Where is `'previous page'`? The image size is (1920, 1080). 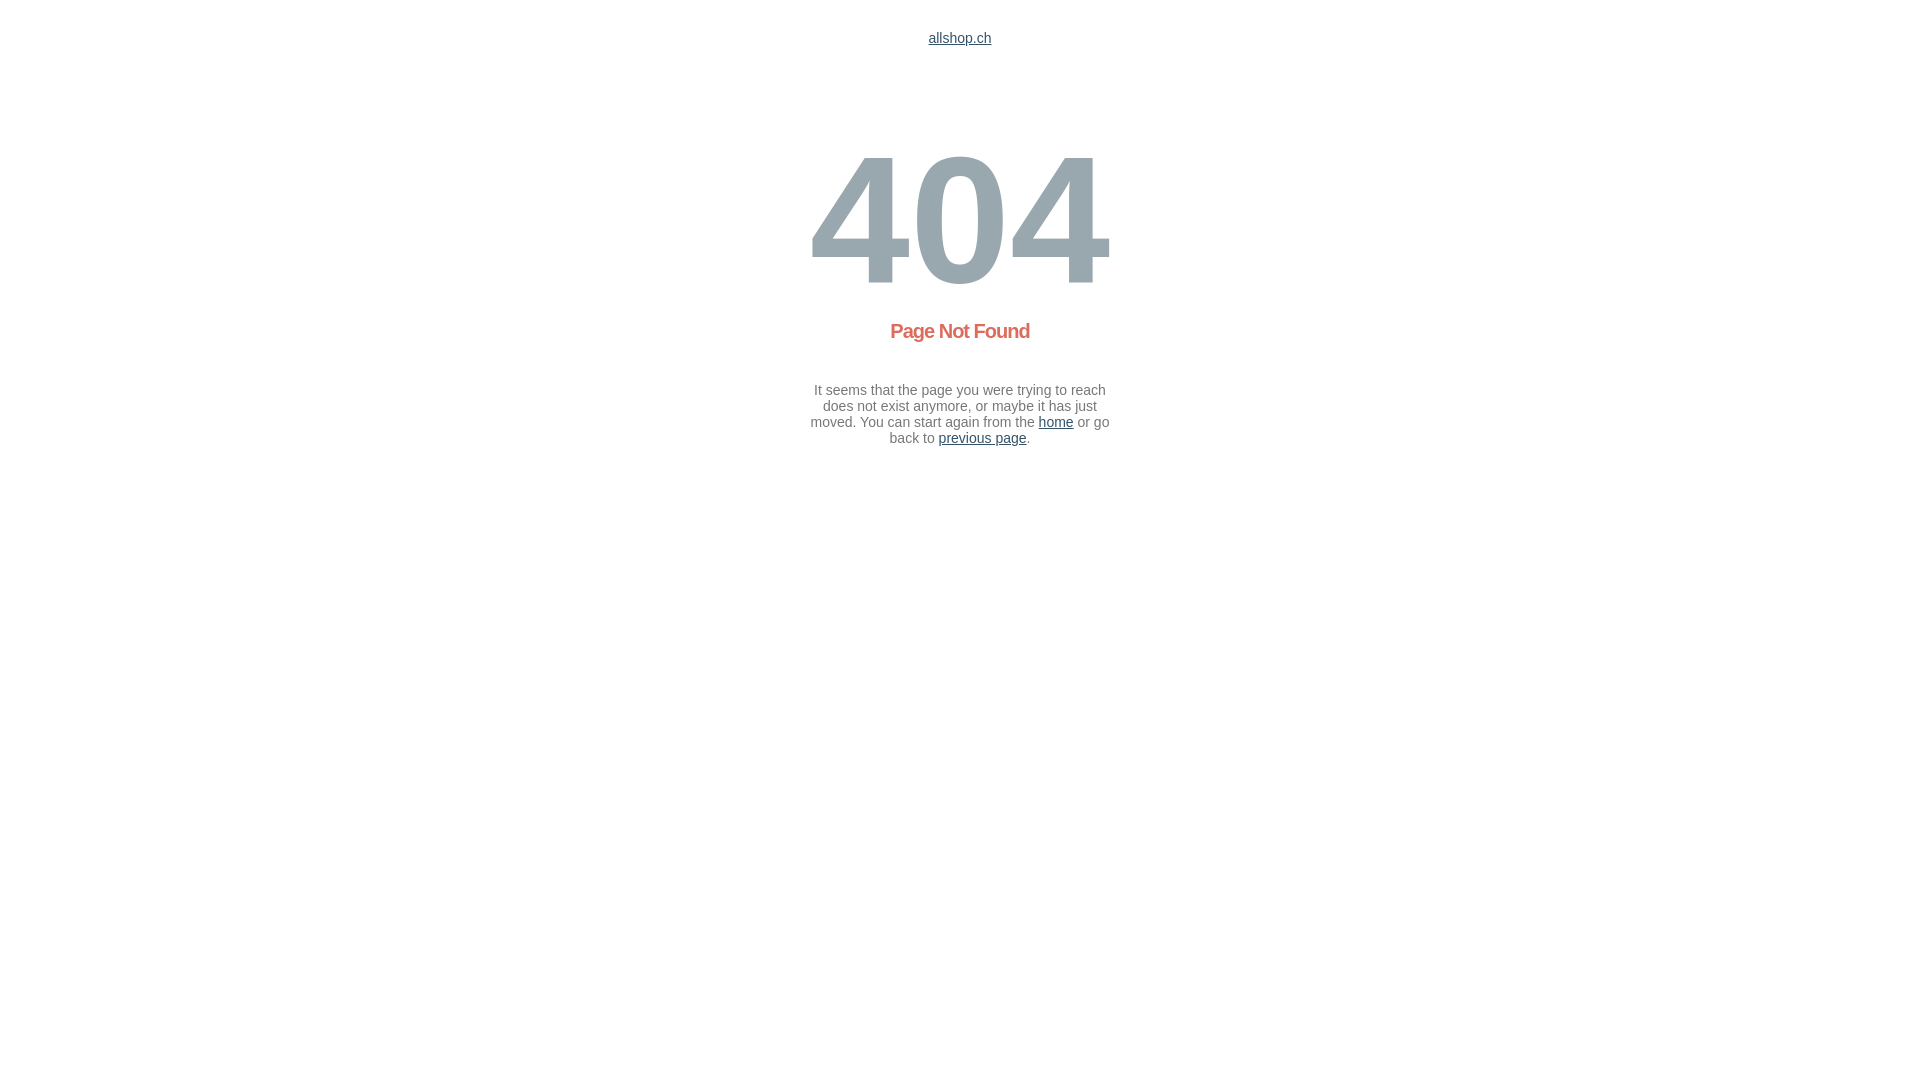
'previous page' is located at coordinates (983, 437).